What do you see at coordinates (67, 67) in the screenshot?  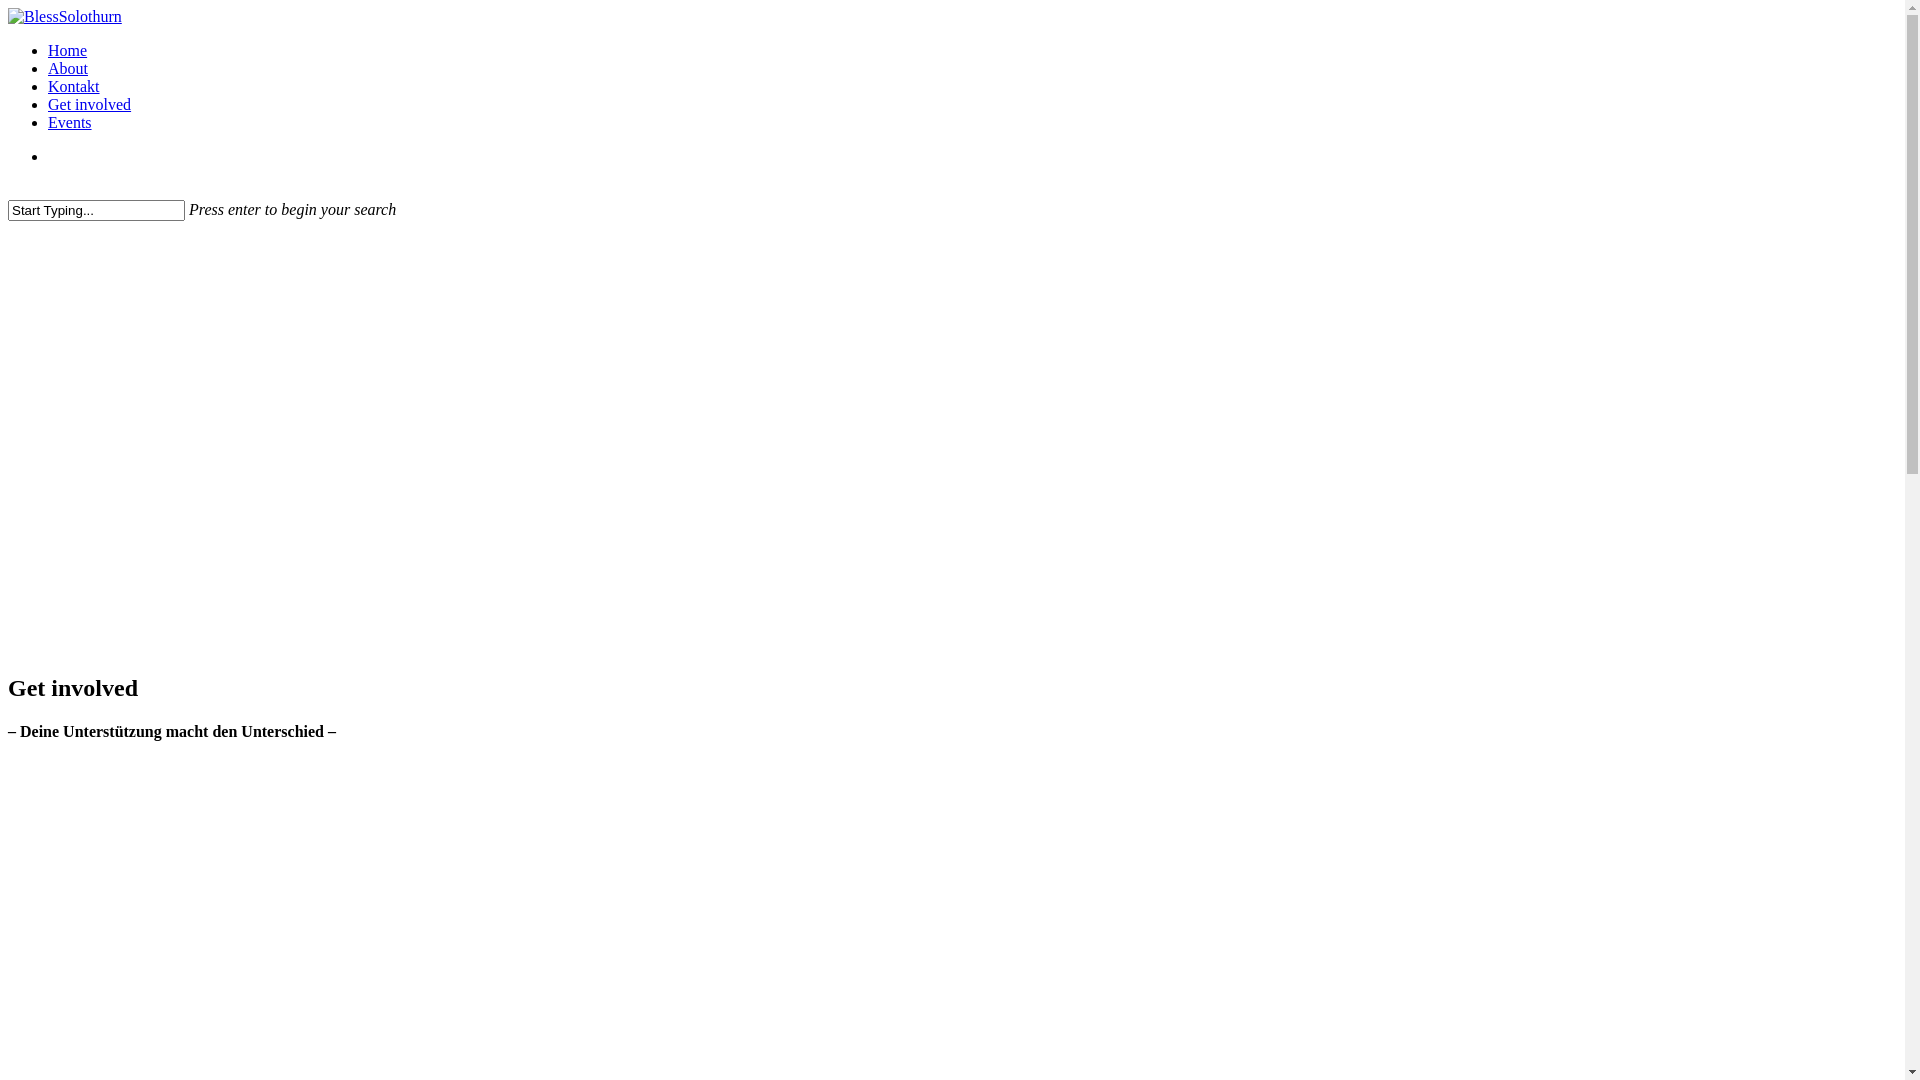 I see `'About'` at bounding box center [67, 67].